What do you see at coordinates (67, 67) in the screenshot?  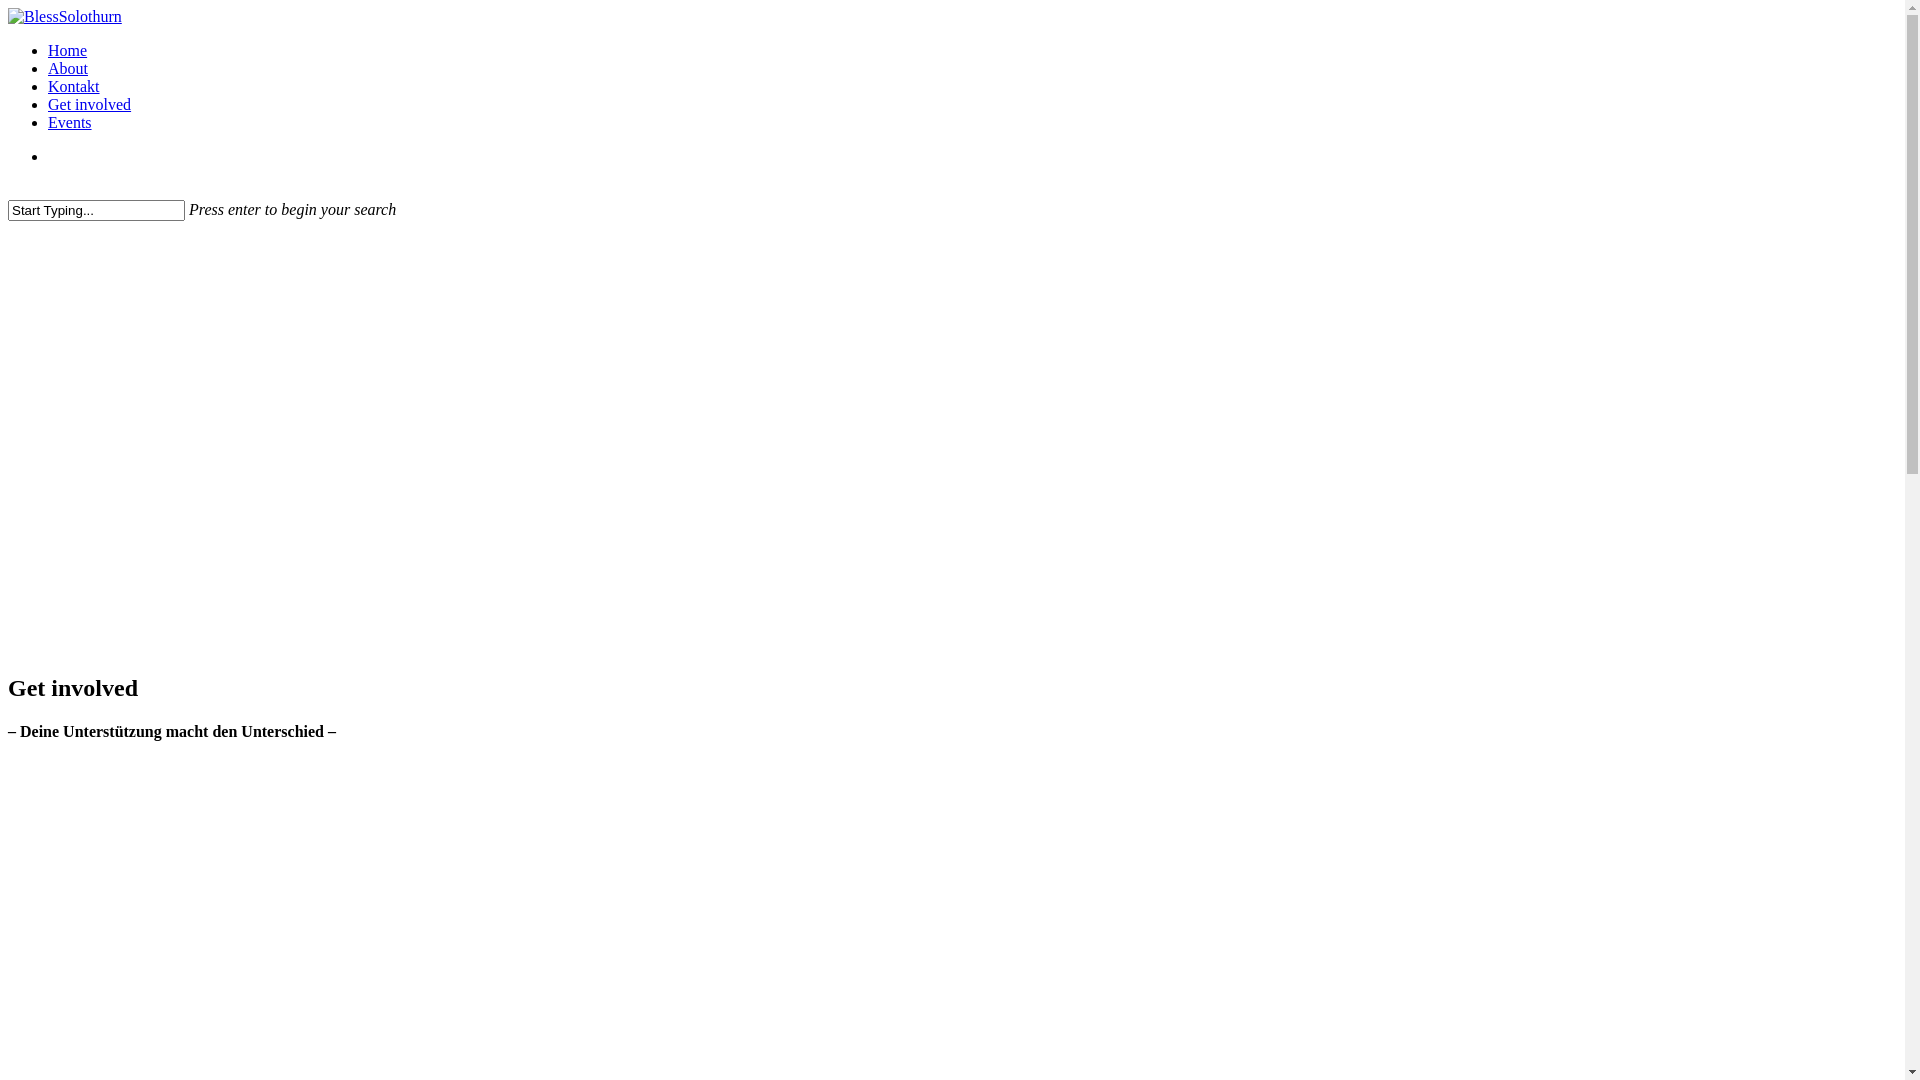 I see `'About'` at bounding box center [67, 67].